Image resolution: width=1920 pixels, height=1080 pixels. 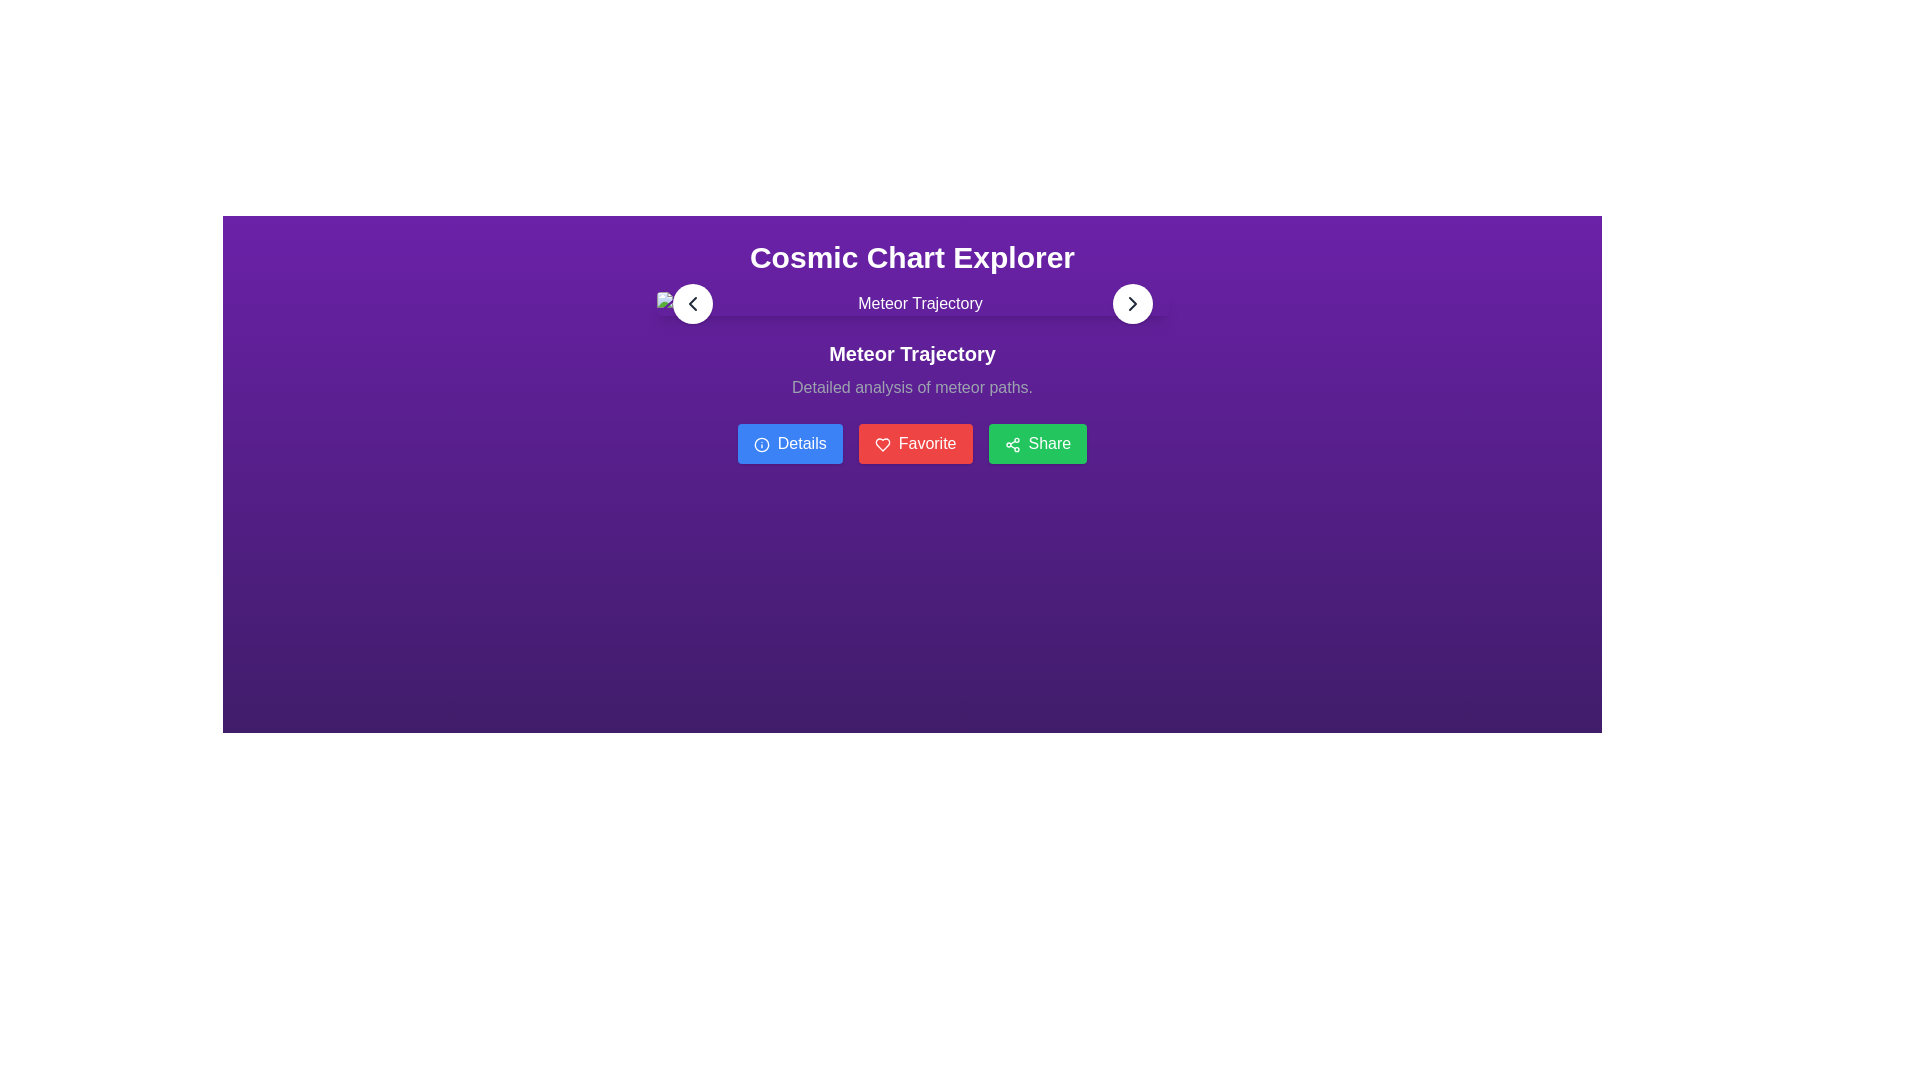 What do you see at coordinates (914, 442) in the screenshot?
I see `the favorite button located between the 'Details' button on the left and the 'Share' button on the right, below the 'Meteor Trajectory' subheading, to mark the current item as a favorite` at bounding box center [914, 442].